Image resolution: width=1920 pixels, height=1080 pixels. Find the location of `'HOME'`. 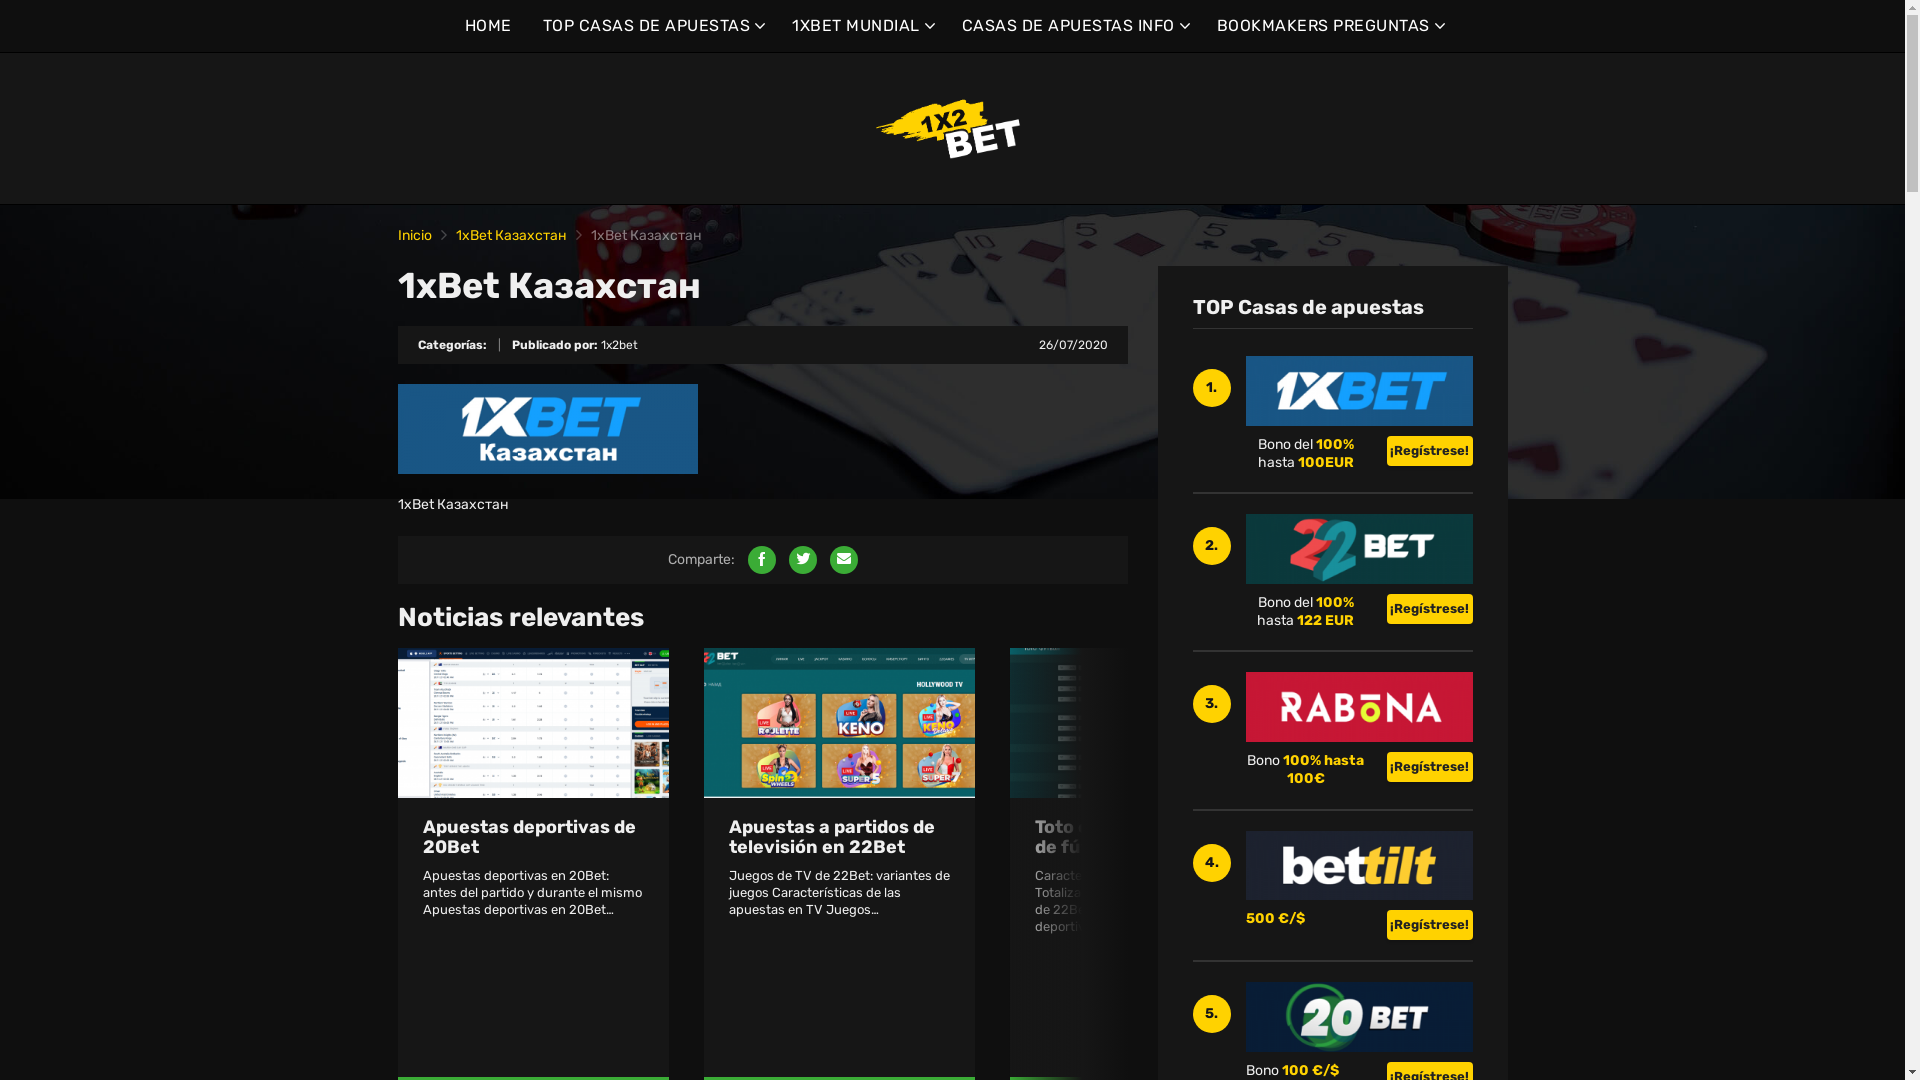

'HOME' is located at coordinates (487, 26).